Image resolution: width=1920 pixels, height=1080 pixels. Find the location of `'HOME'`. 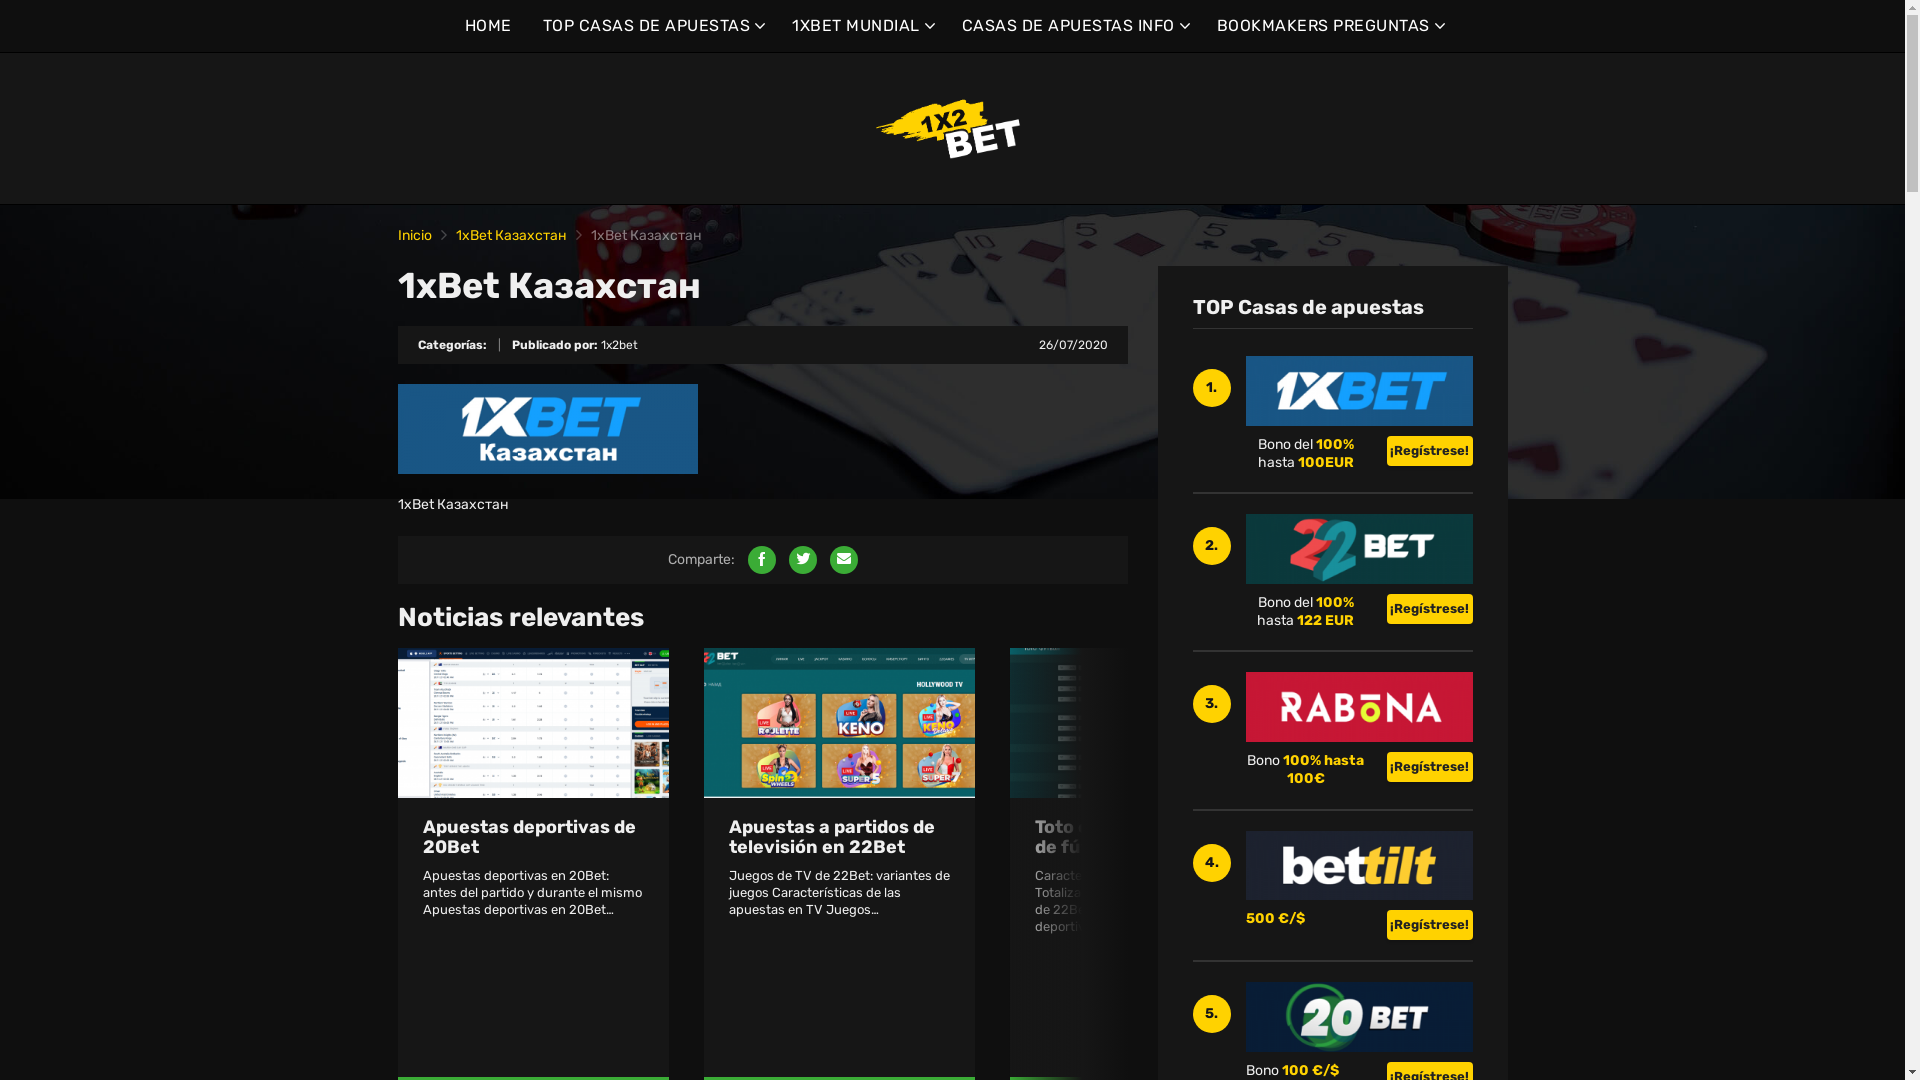

'HOME' is located at coordinates (487, 26).